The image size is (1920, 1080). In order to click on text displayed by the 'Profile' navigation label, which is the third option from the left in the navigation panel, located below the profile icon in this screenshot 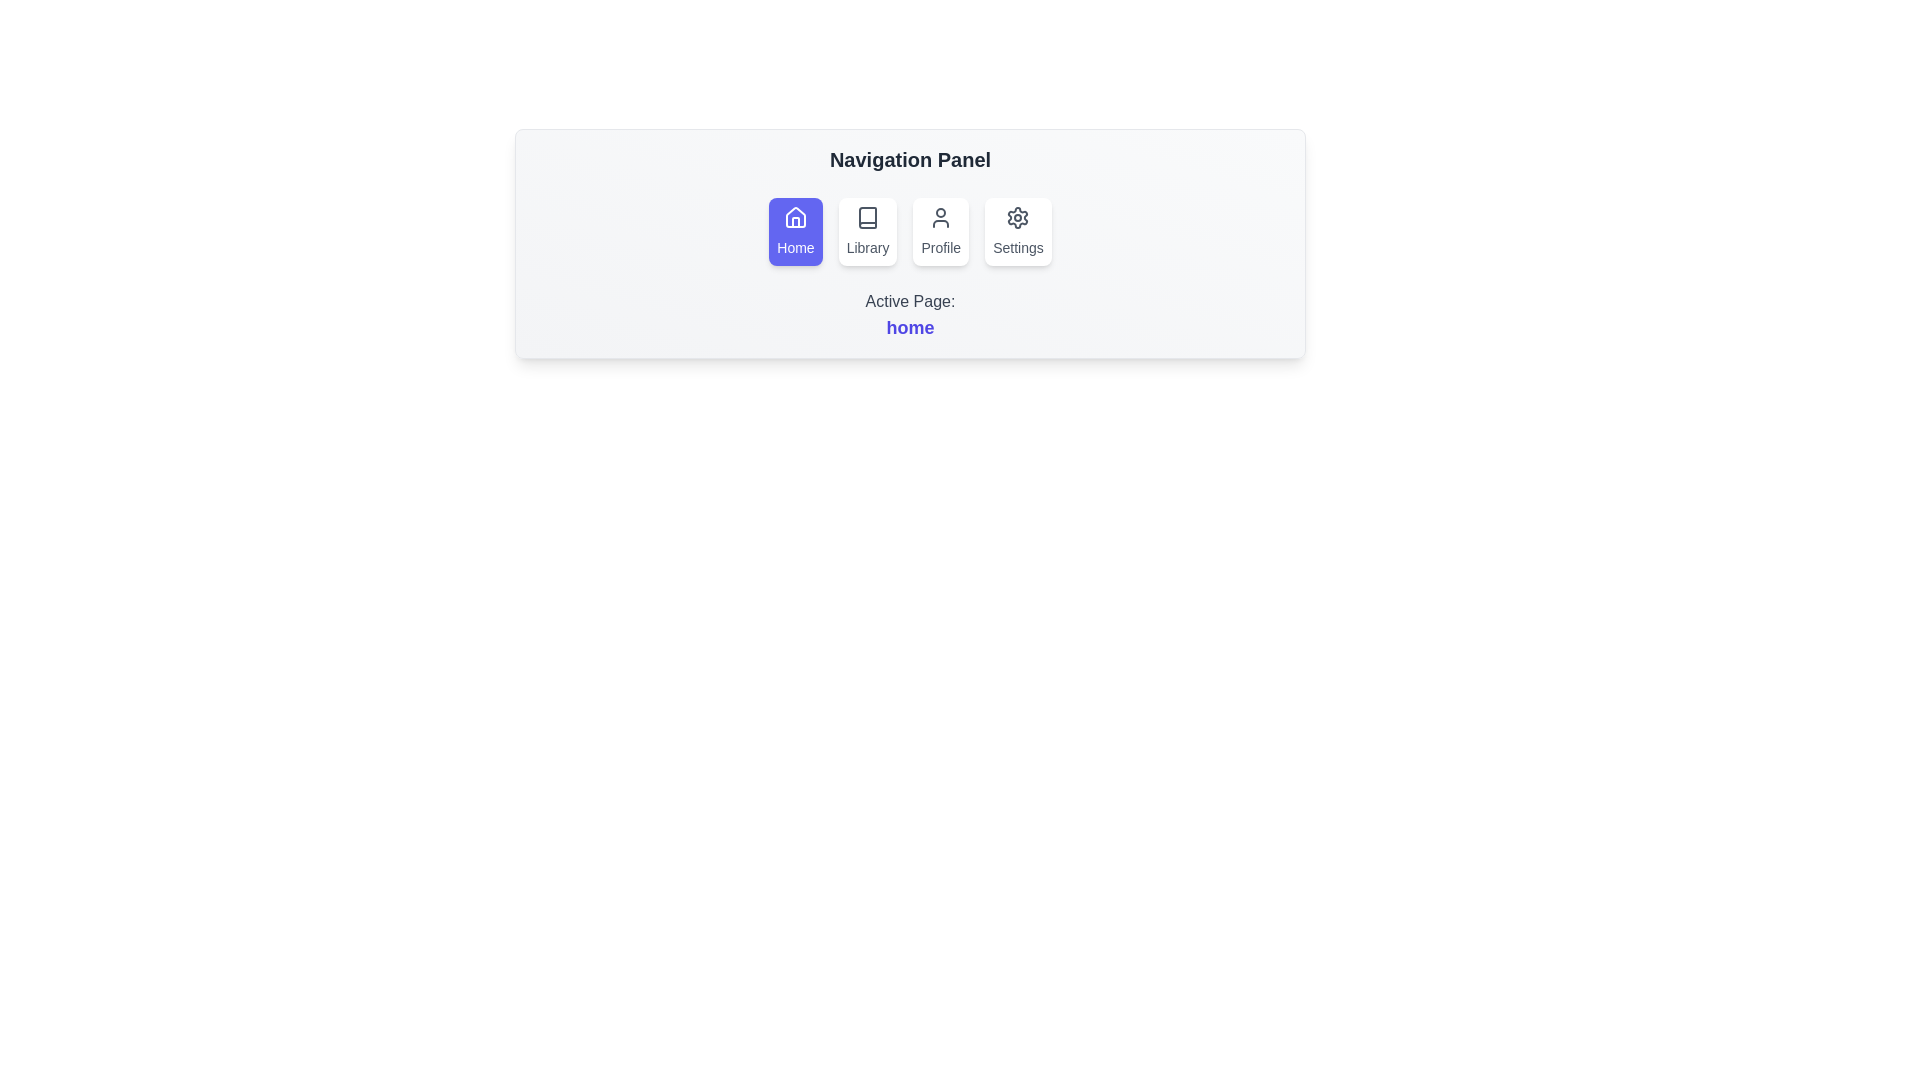, I will do `click(940, 246)`.